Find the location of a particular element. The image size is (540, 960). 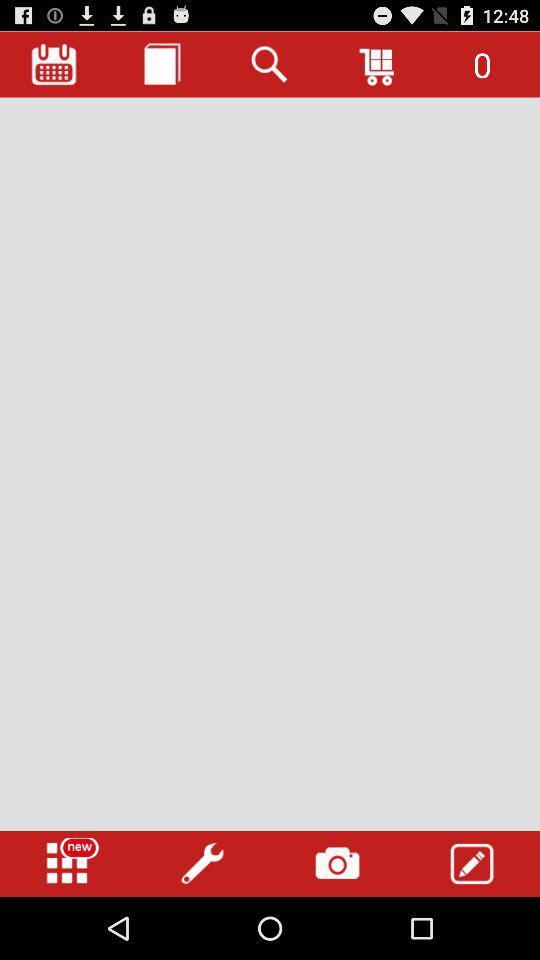

icon at the bottom right corner is located at coordinates (472, 863).